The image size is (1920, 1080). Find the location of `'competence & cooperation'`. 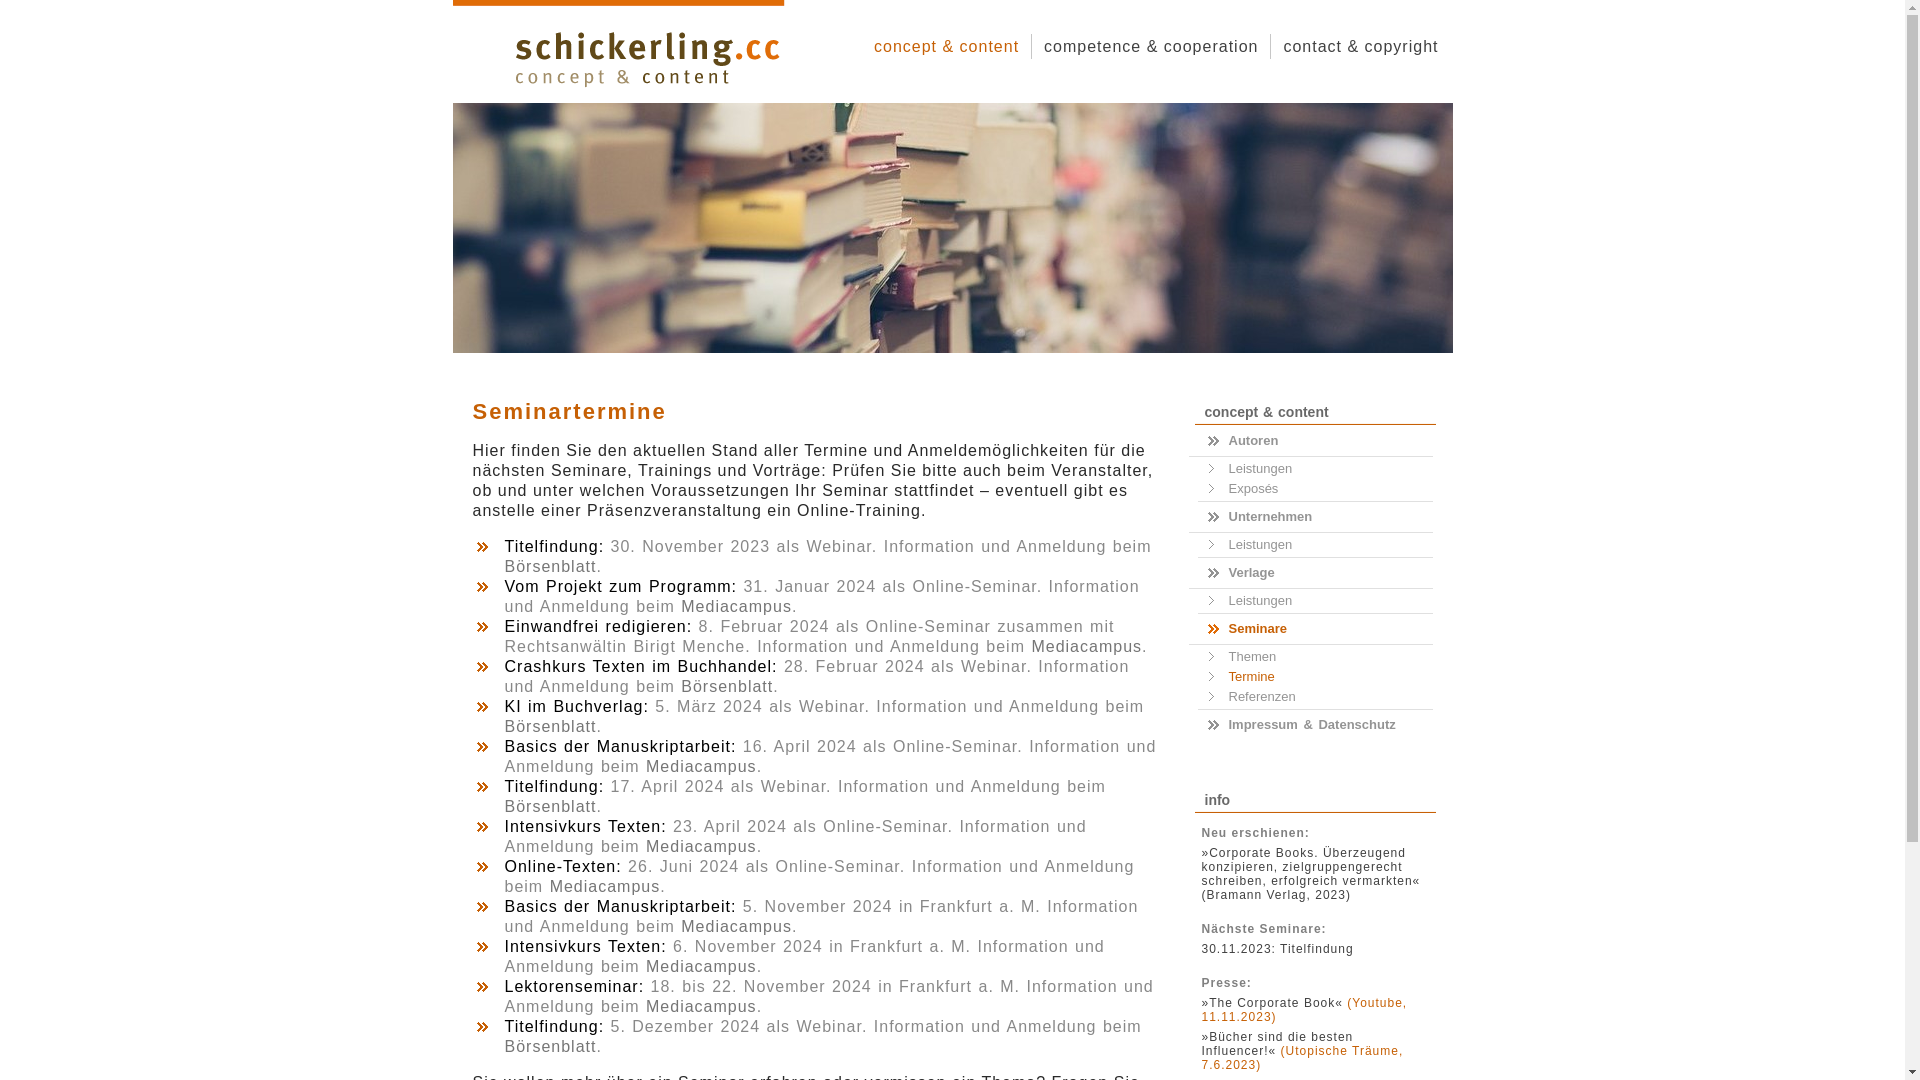

'competence & cooperation' is located at coordinates (1151, 45).